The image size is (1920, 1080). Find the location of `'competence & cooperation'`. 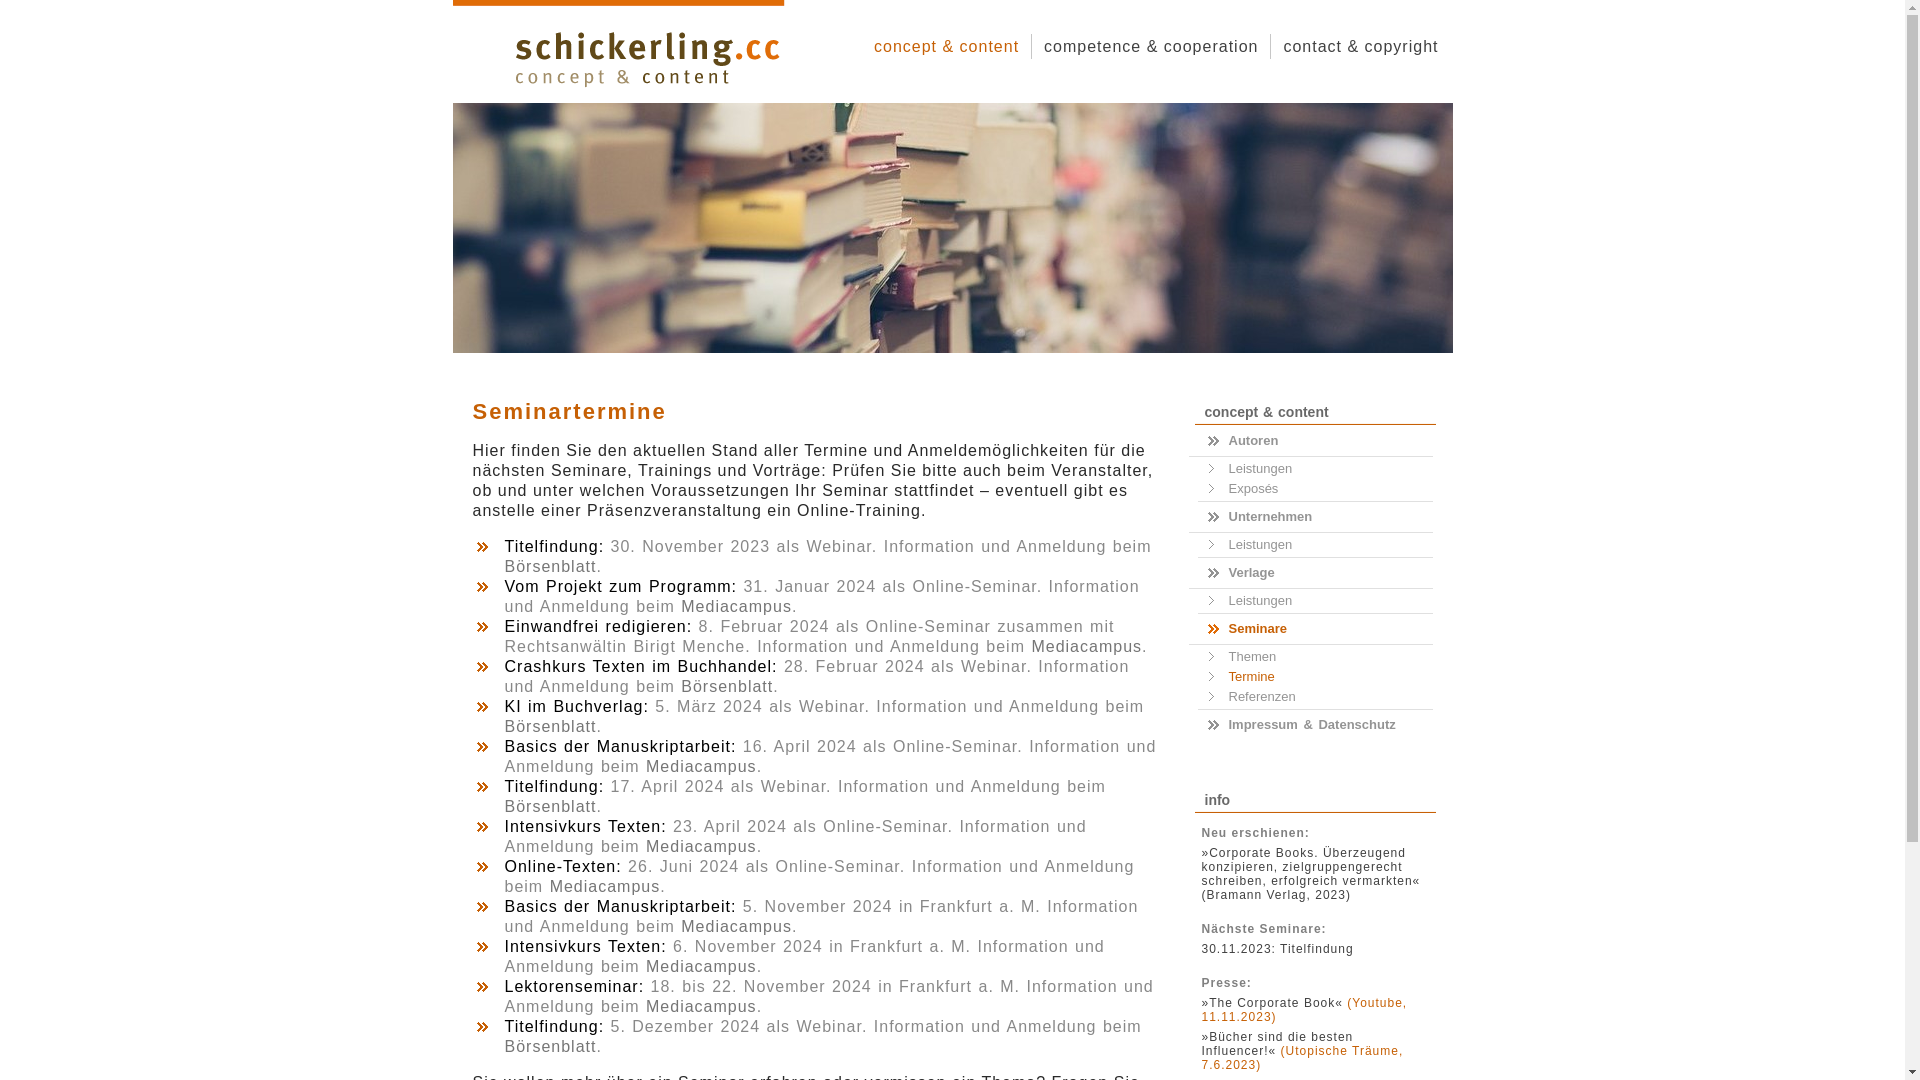

'competence & cooperation' is located at coordinates (1151, 45).